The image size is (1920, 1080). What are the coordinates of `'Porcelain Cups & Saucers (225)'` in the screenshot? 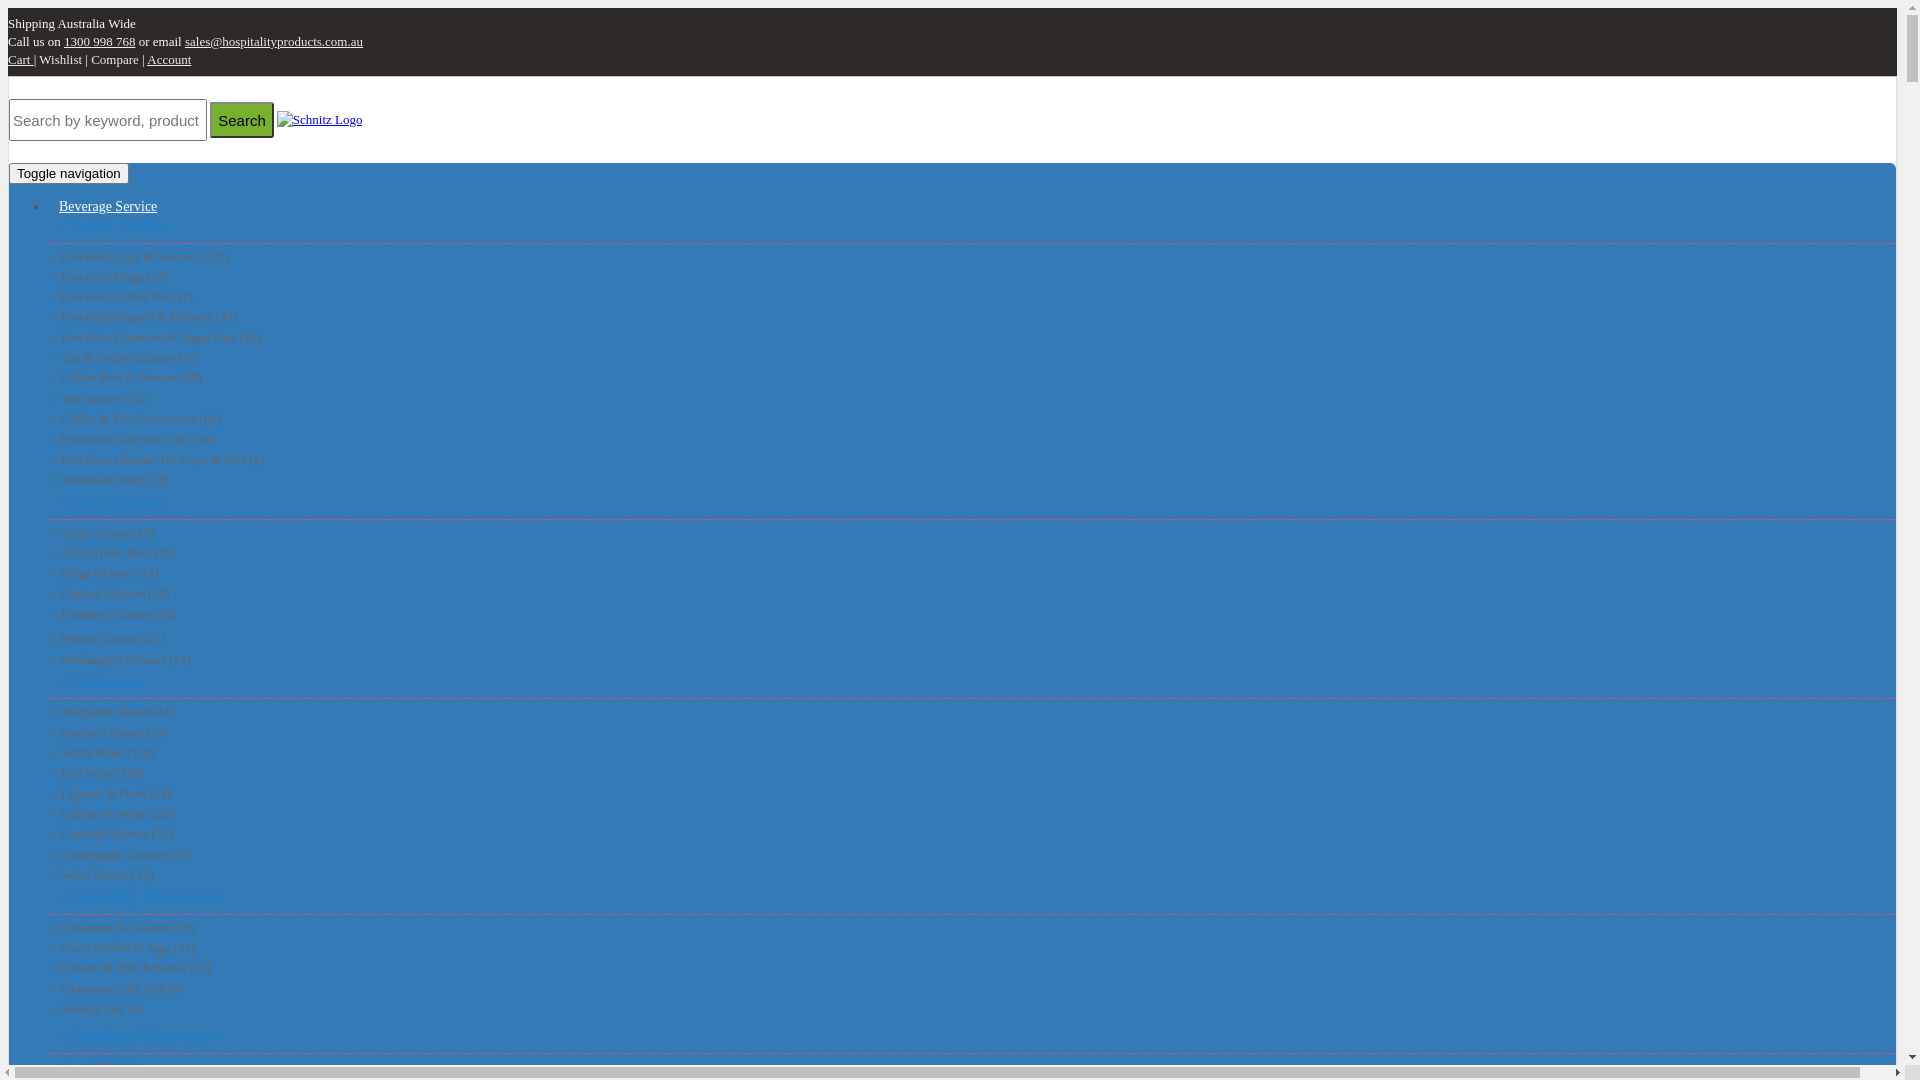 It's located at (51, 256).